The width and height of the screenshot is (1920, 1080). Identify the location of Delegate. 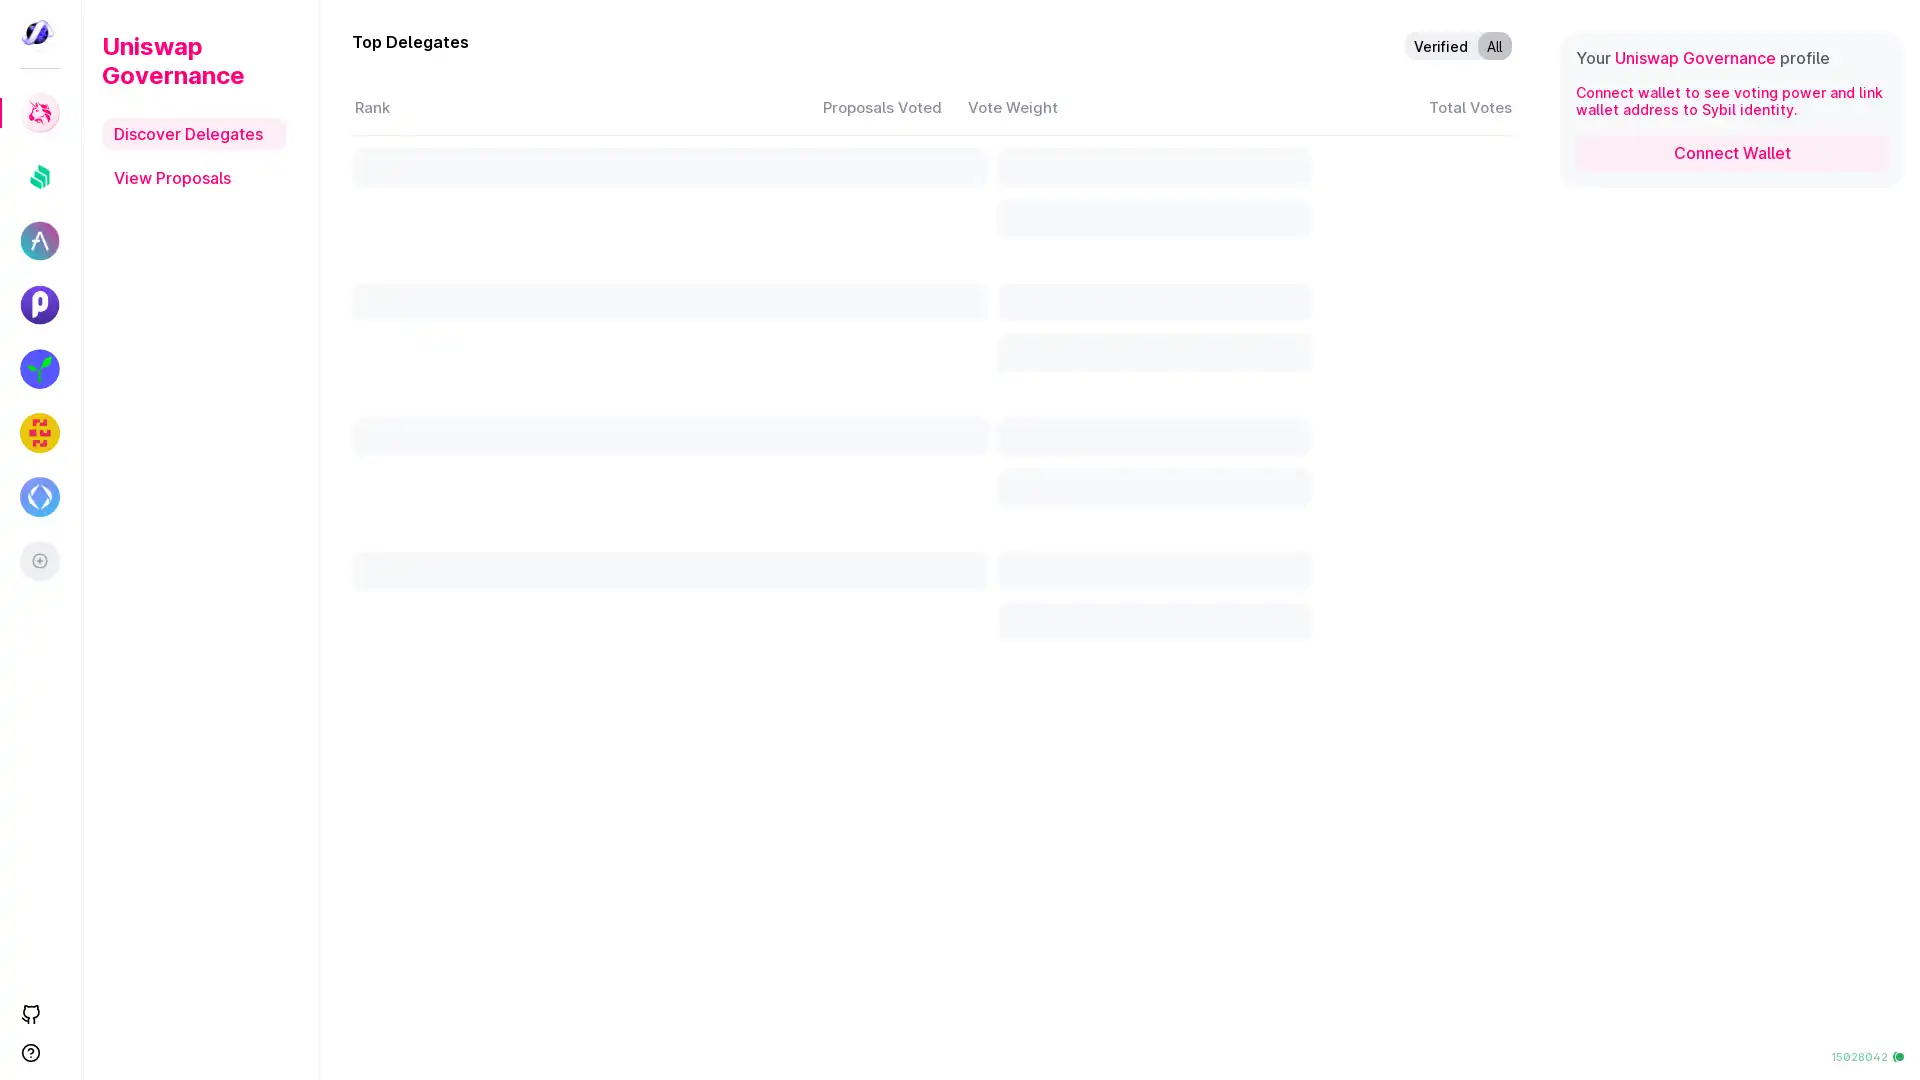
(1326, 827).